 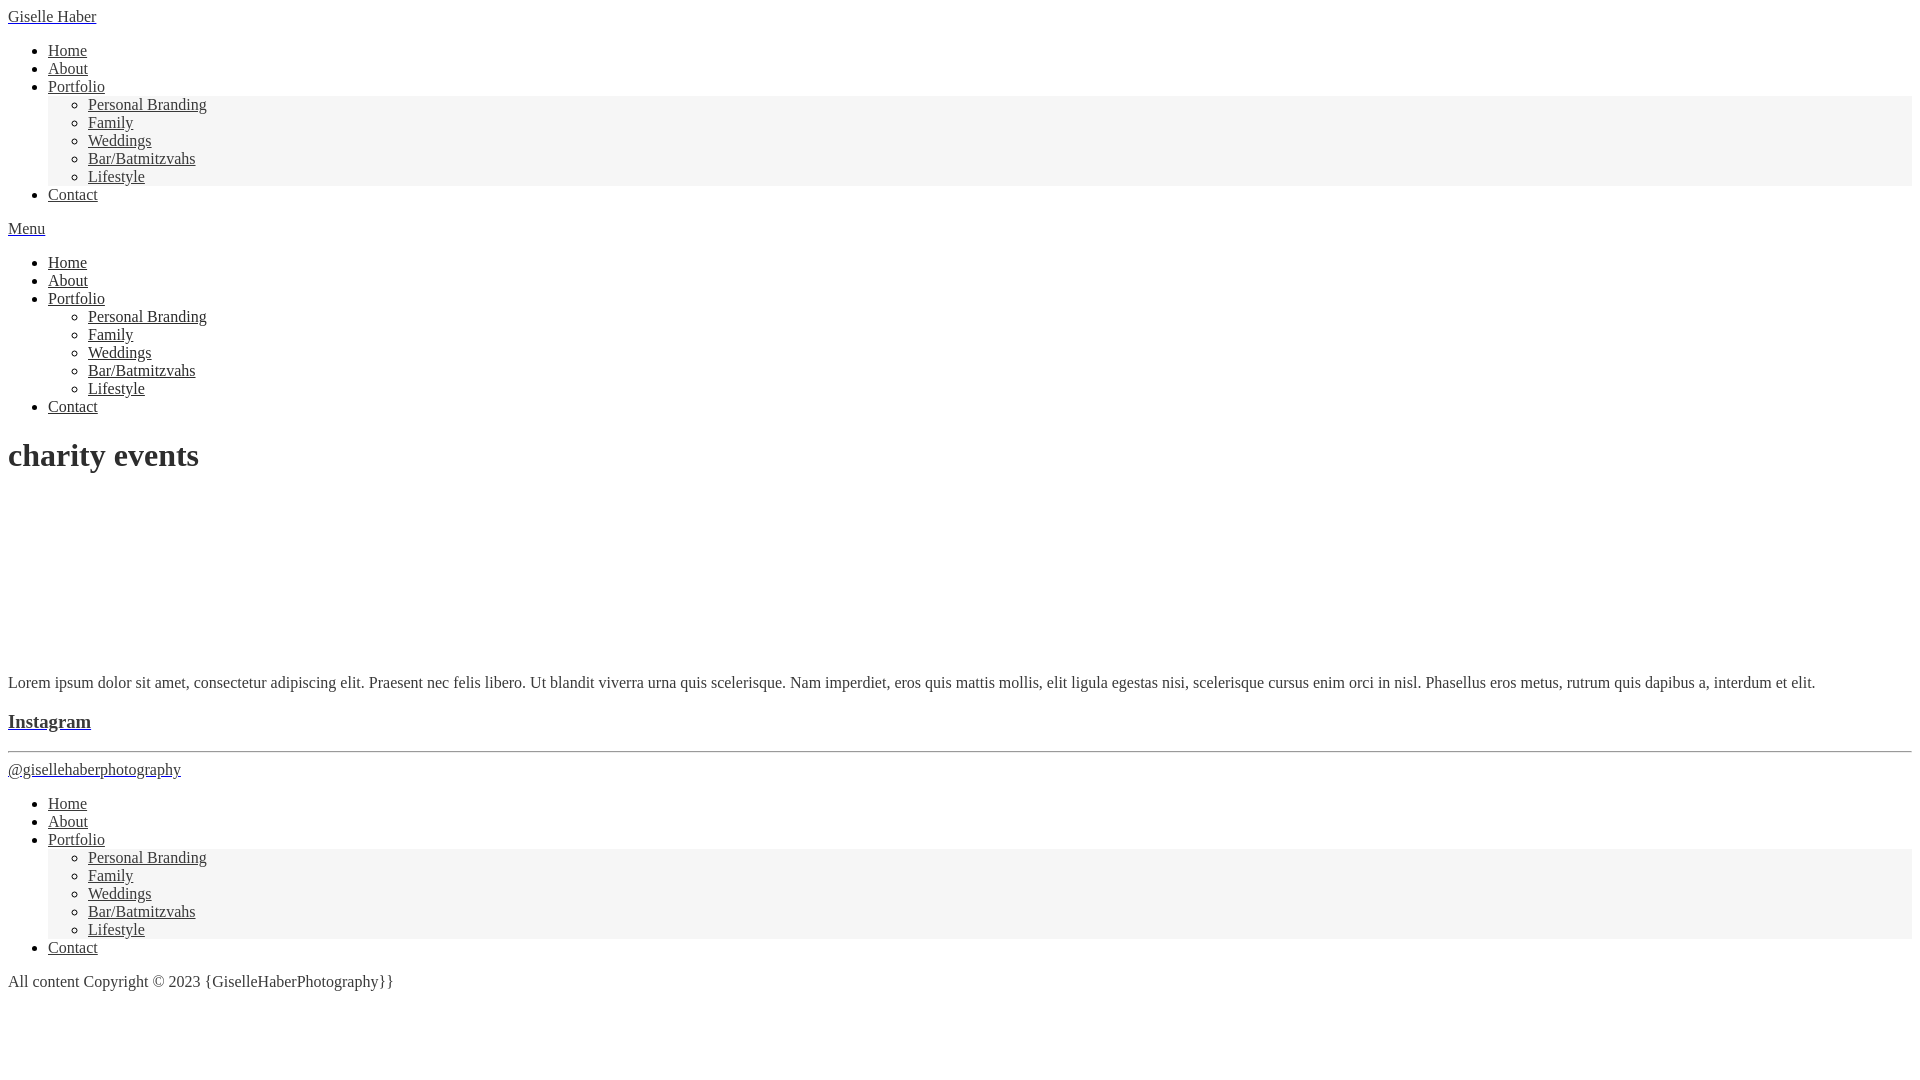 What do you see at coordinates (76, 298) in the screenshot?
I see `'Portfolio'` at bounding box center [76, 298].